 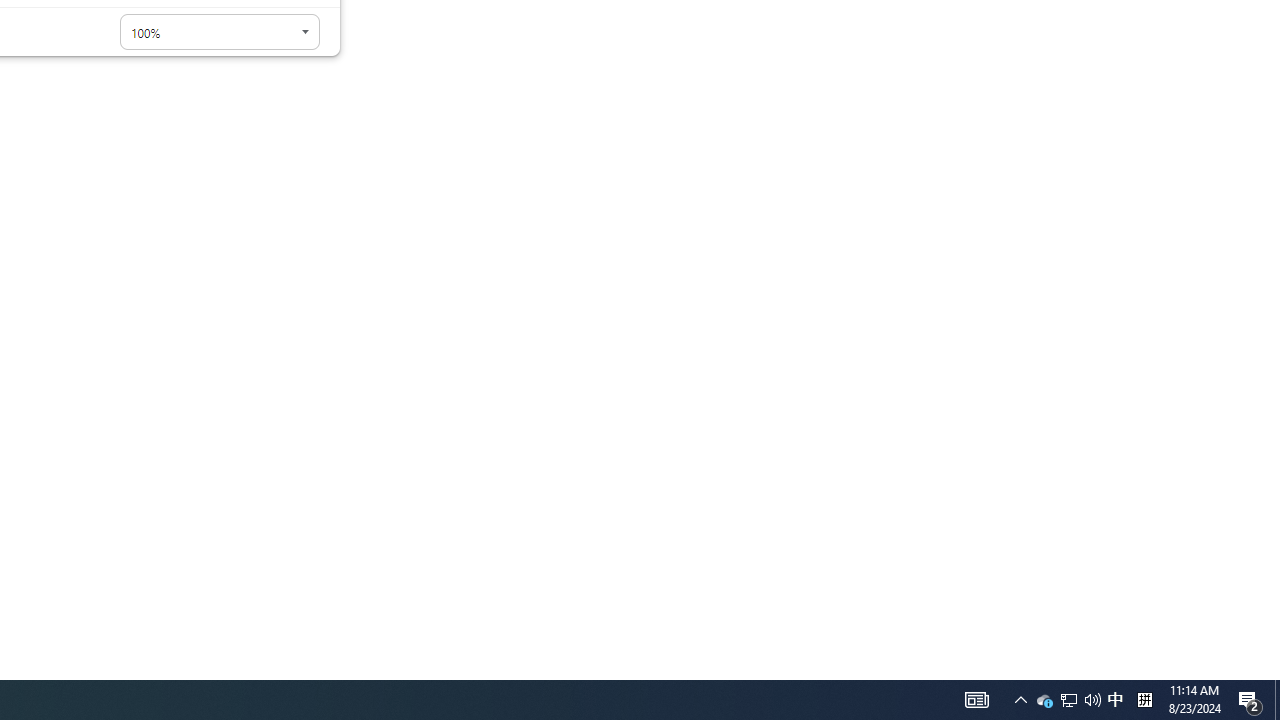 I want to click on 'Page zoom', so click(x=219, y=32).